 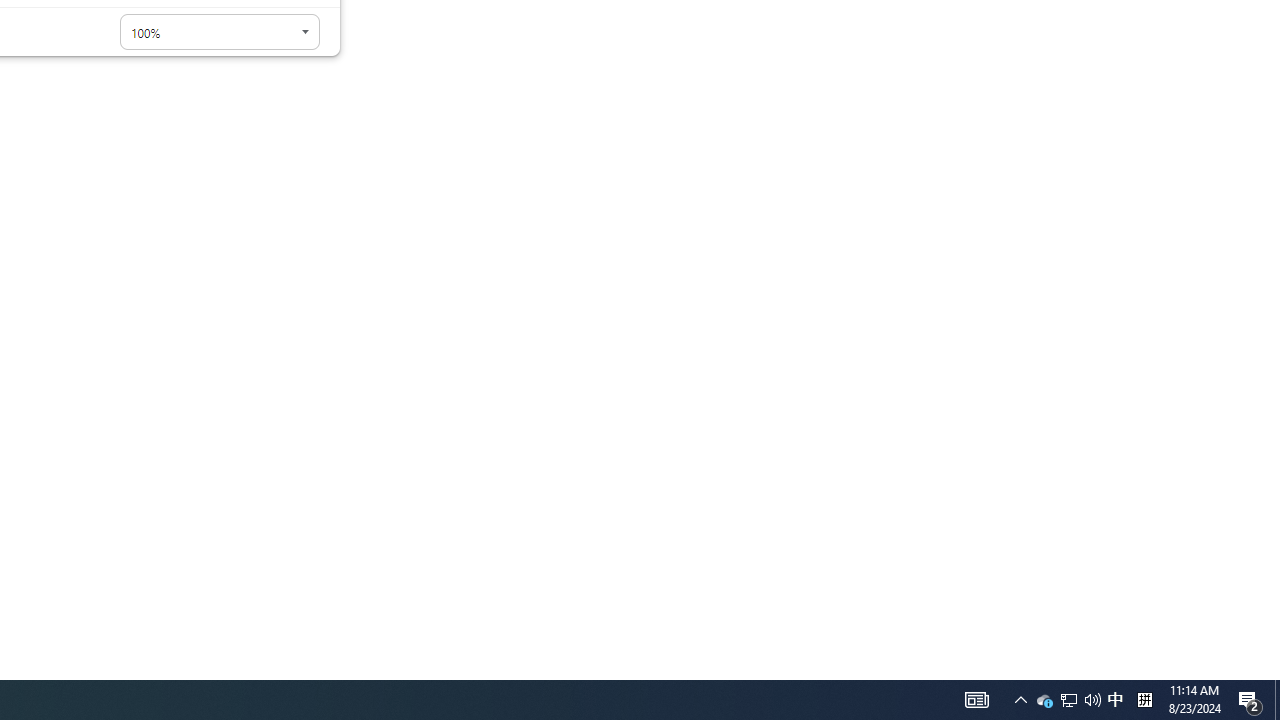 I want to click on 'Page zoom', so click(x=219, y=32).